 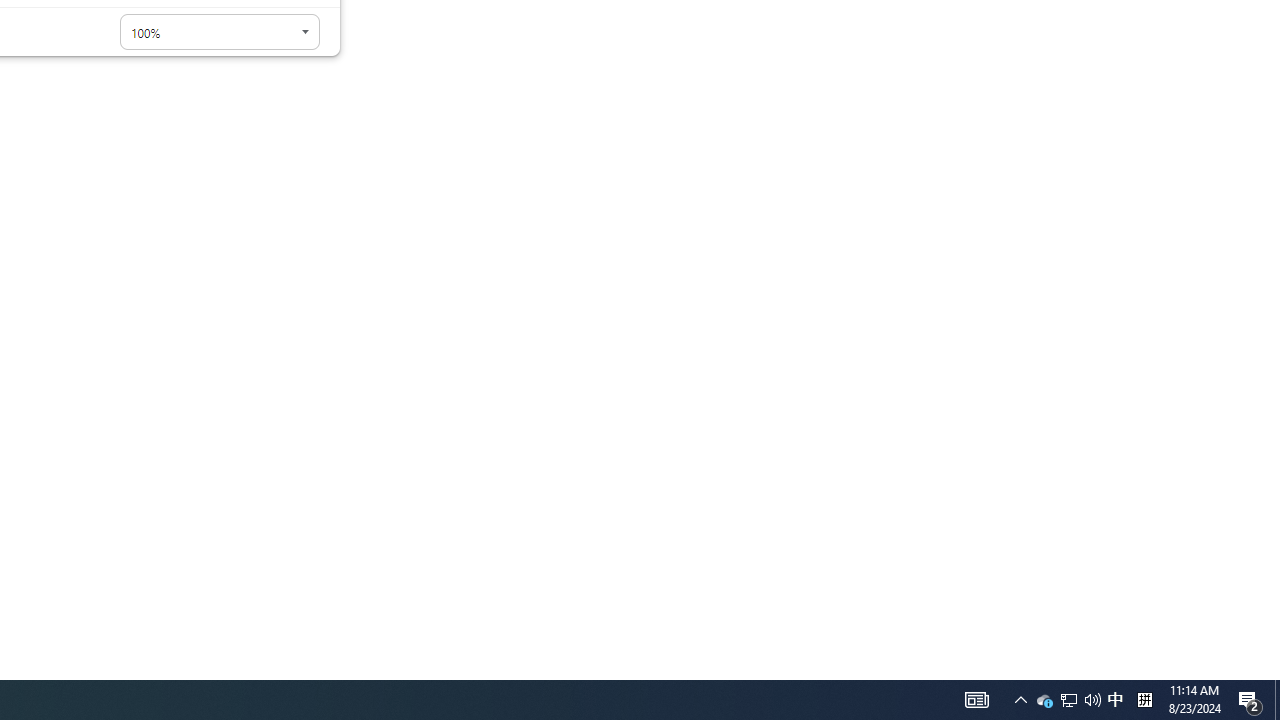 I want to click on 'Page zoom', so click(x=219, y=32).